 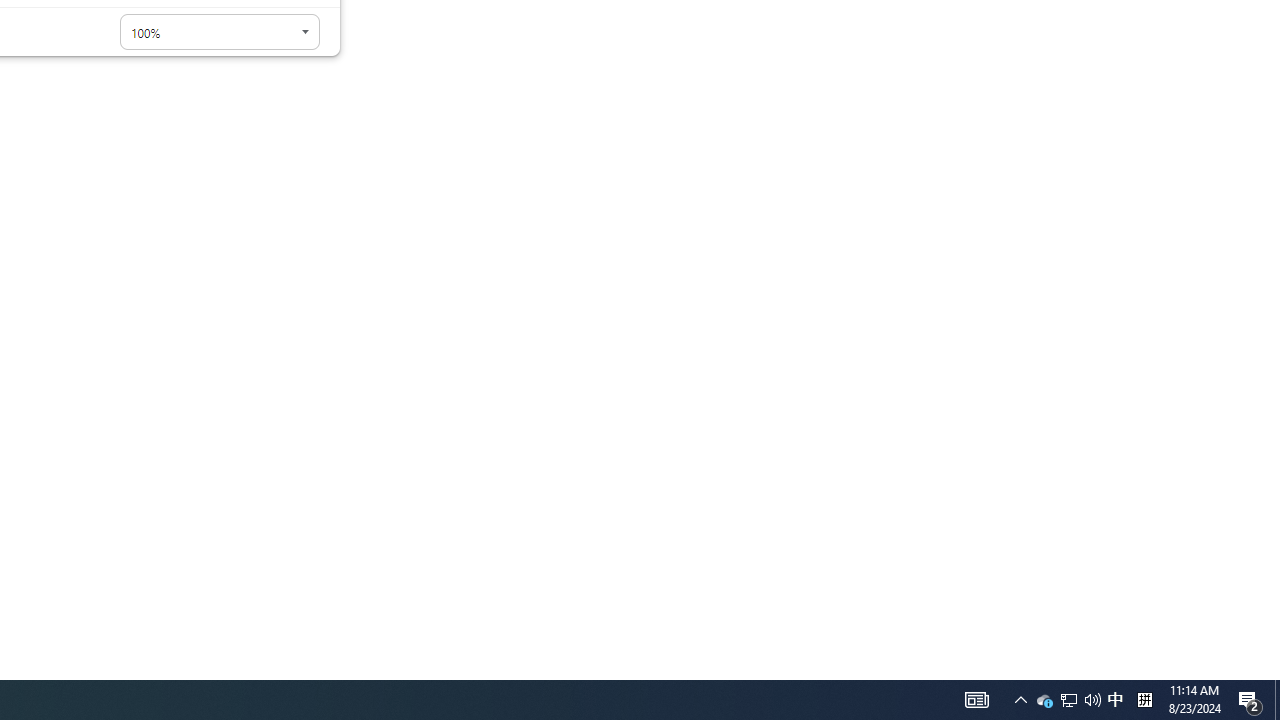 I want to click on 'Page zoom', so click(x=219, y=32).